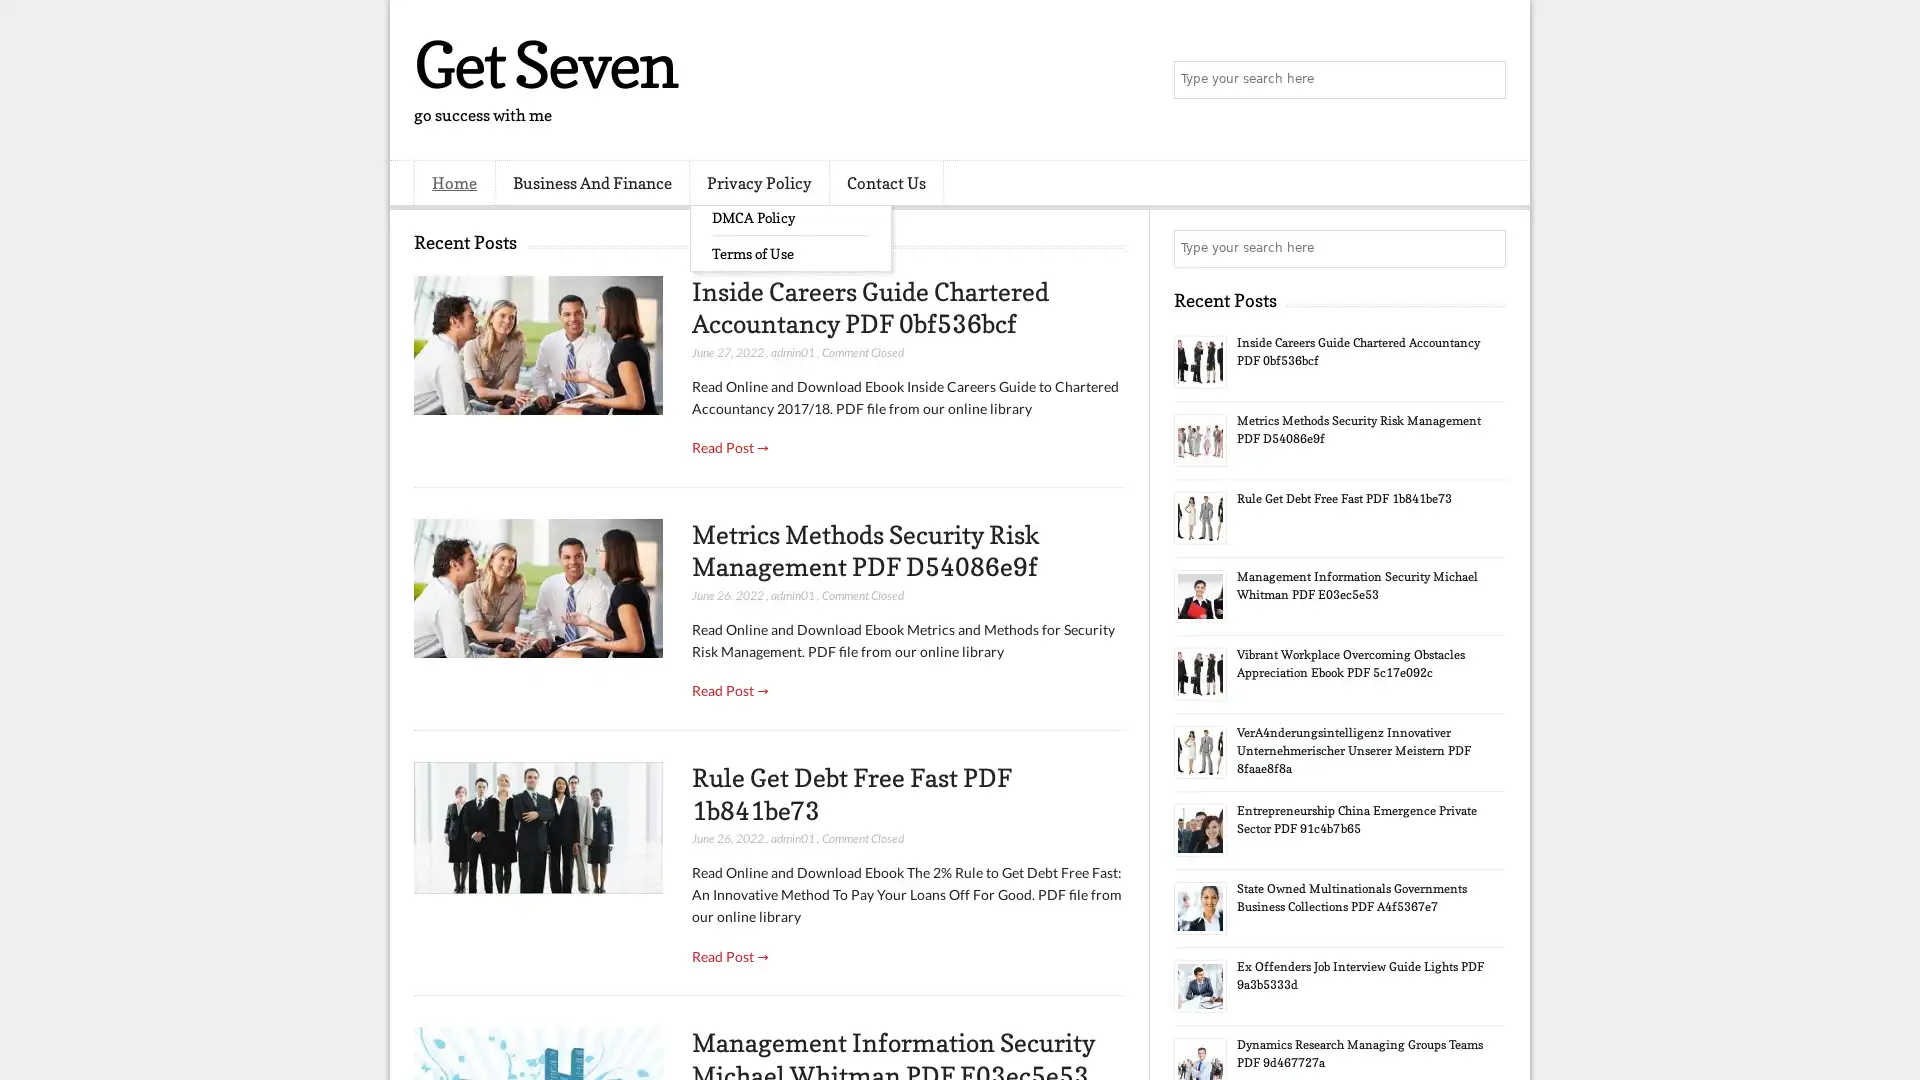 This screenshot has height=1080, width=1920. What do you see at coordinates (1485, 248) in the screenshot?
I see `Search` at bounding box center [1485, 248].